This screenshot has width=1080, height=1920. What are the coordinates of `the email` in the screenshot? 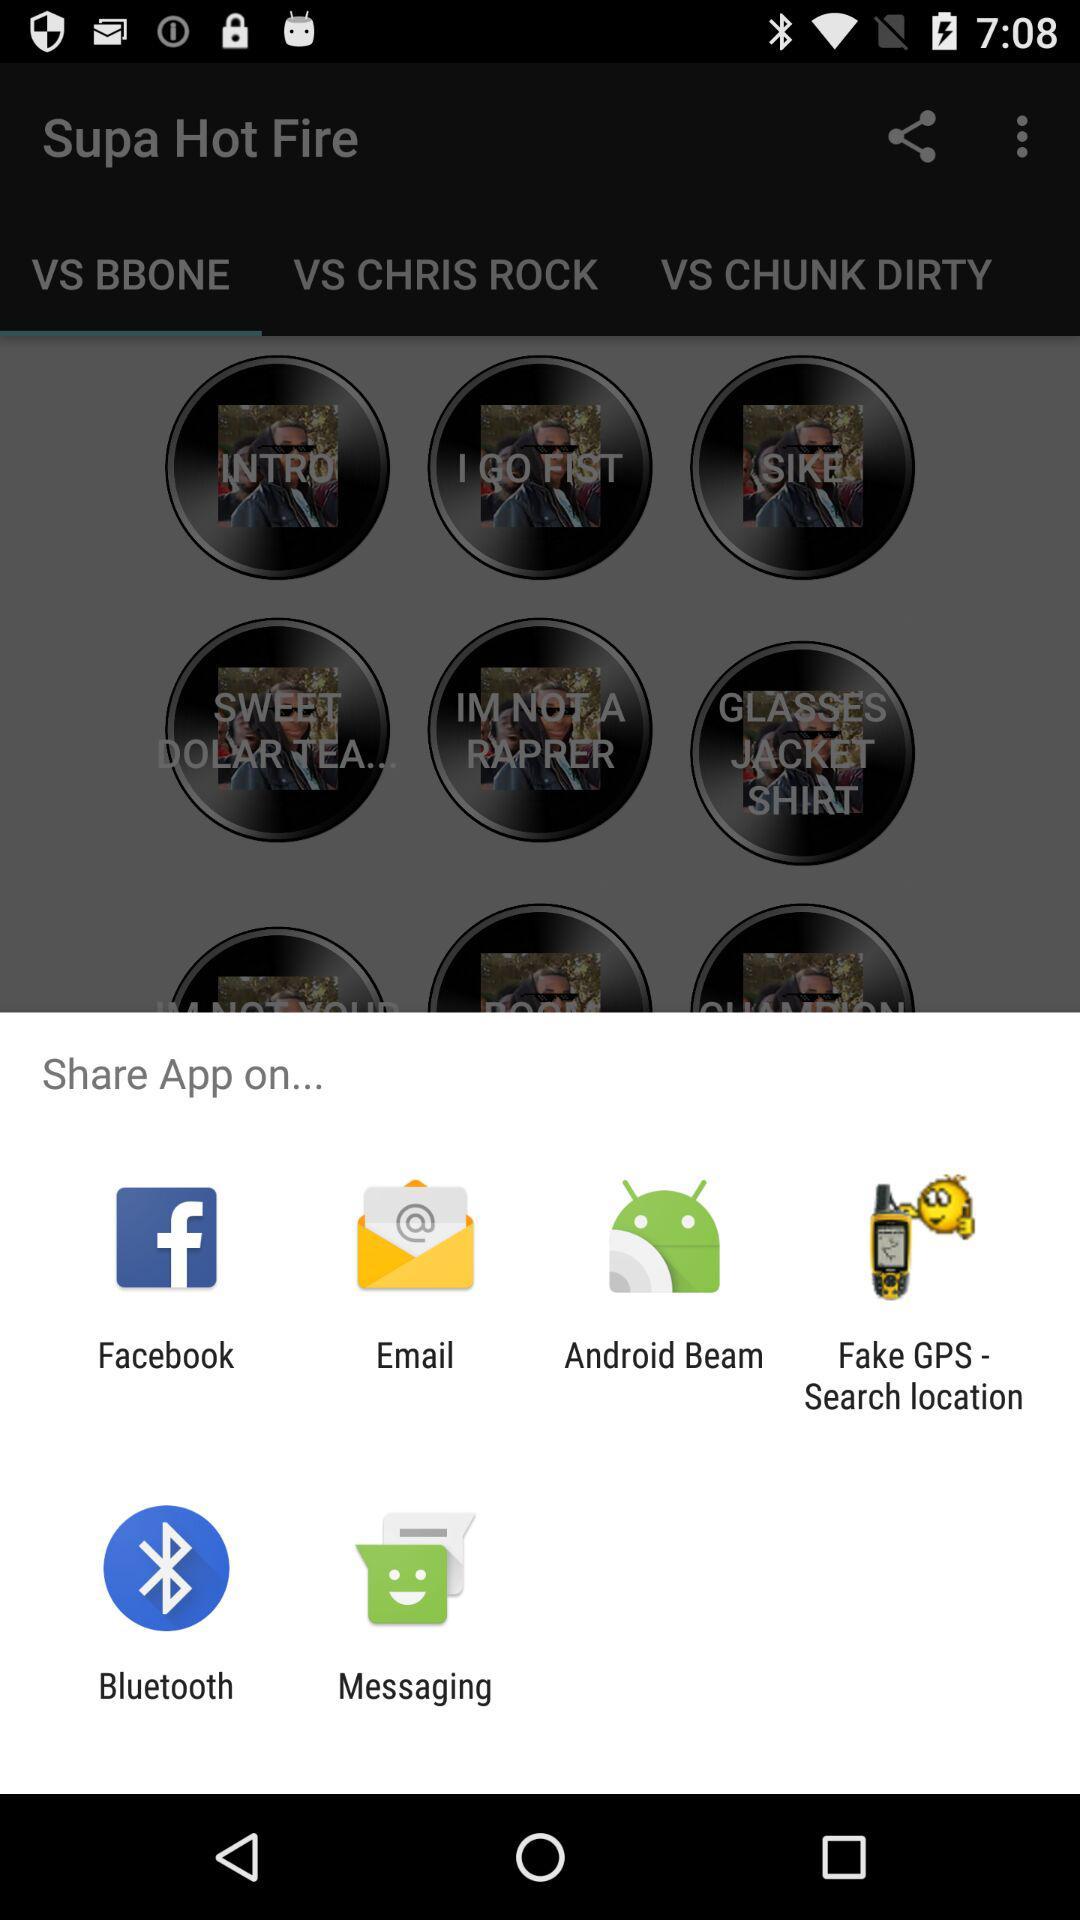 It's located at (414, 1374).